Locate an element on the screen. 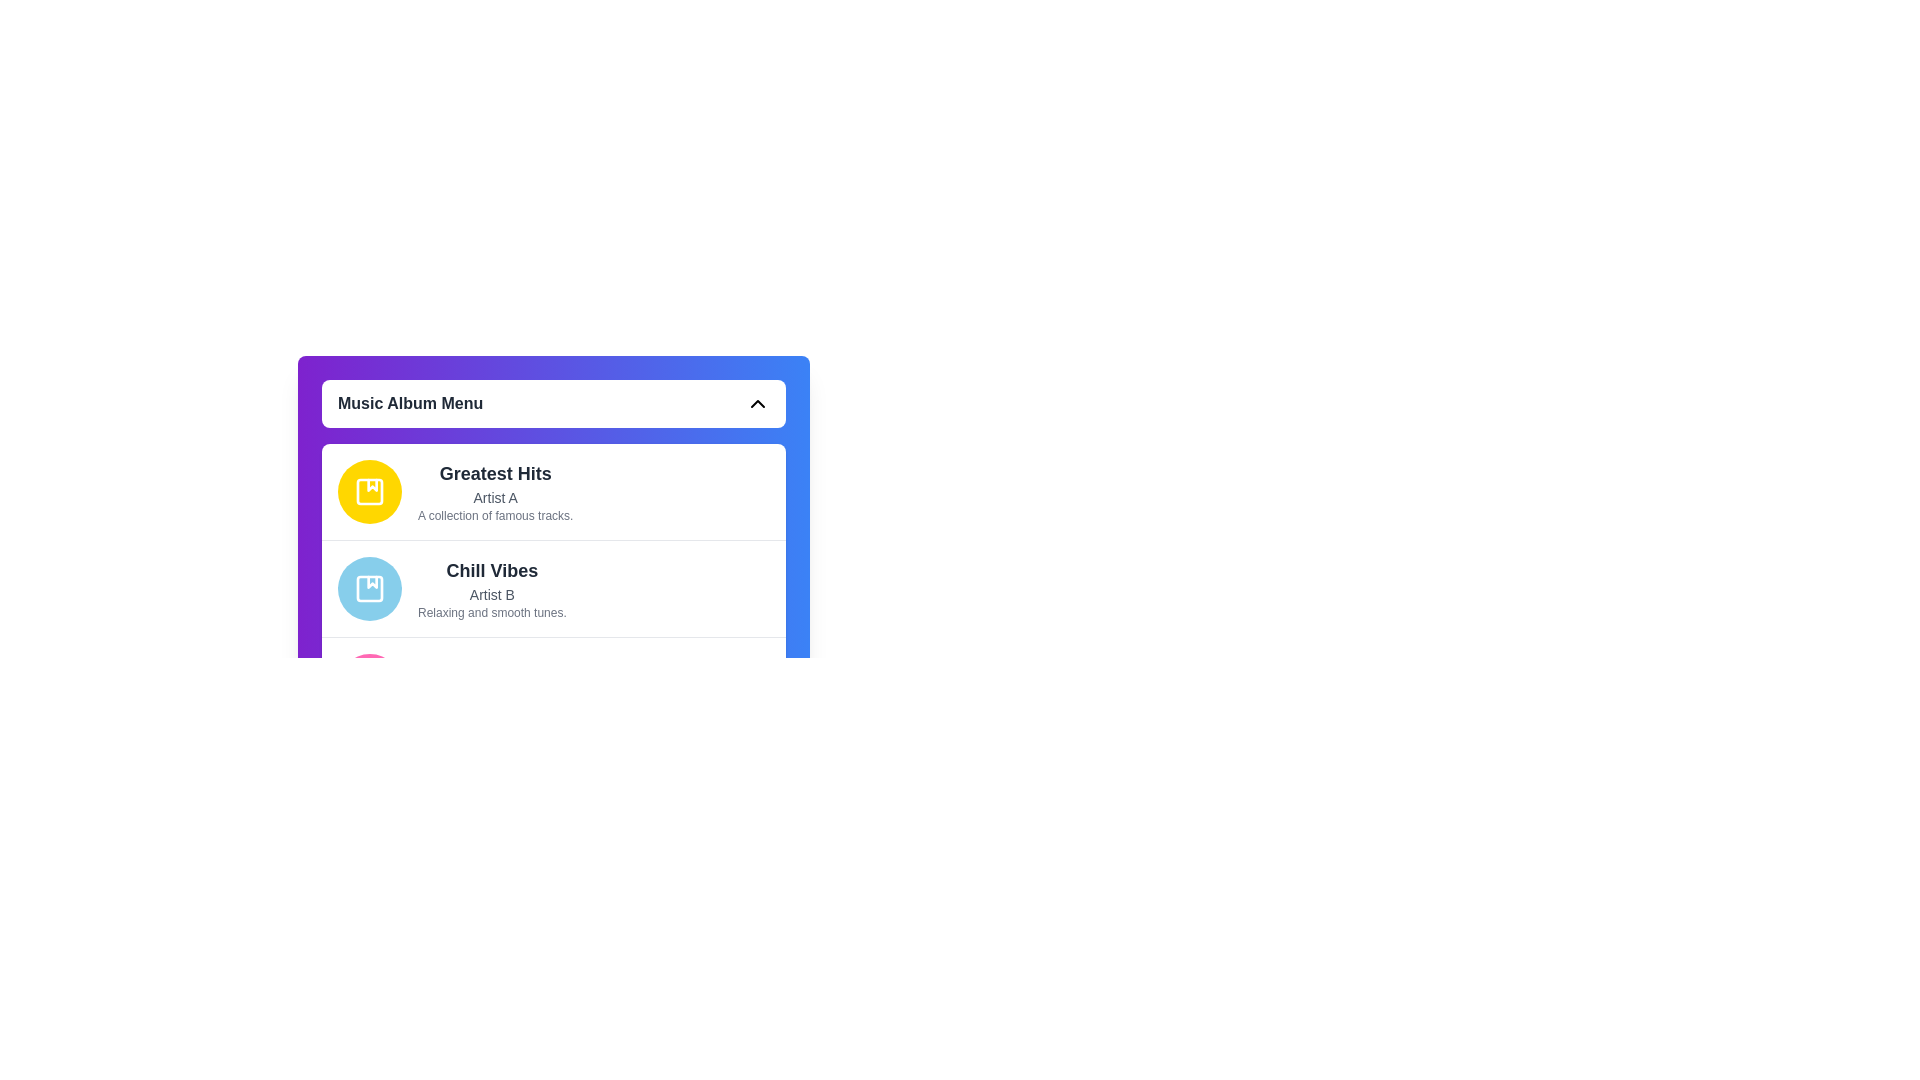  the toggle button to change the menu visibility is located at coordinates (553, 404).